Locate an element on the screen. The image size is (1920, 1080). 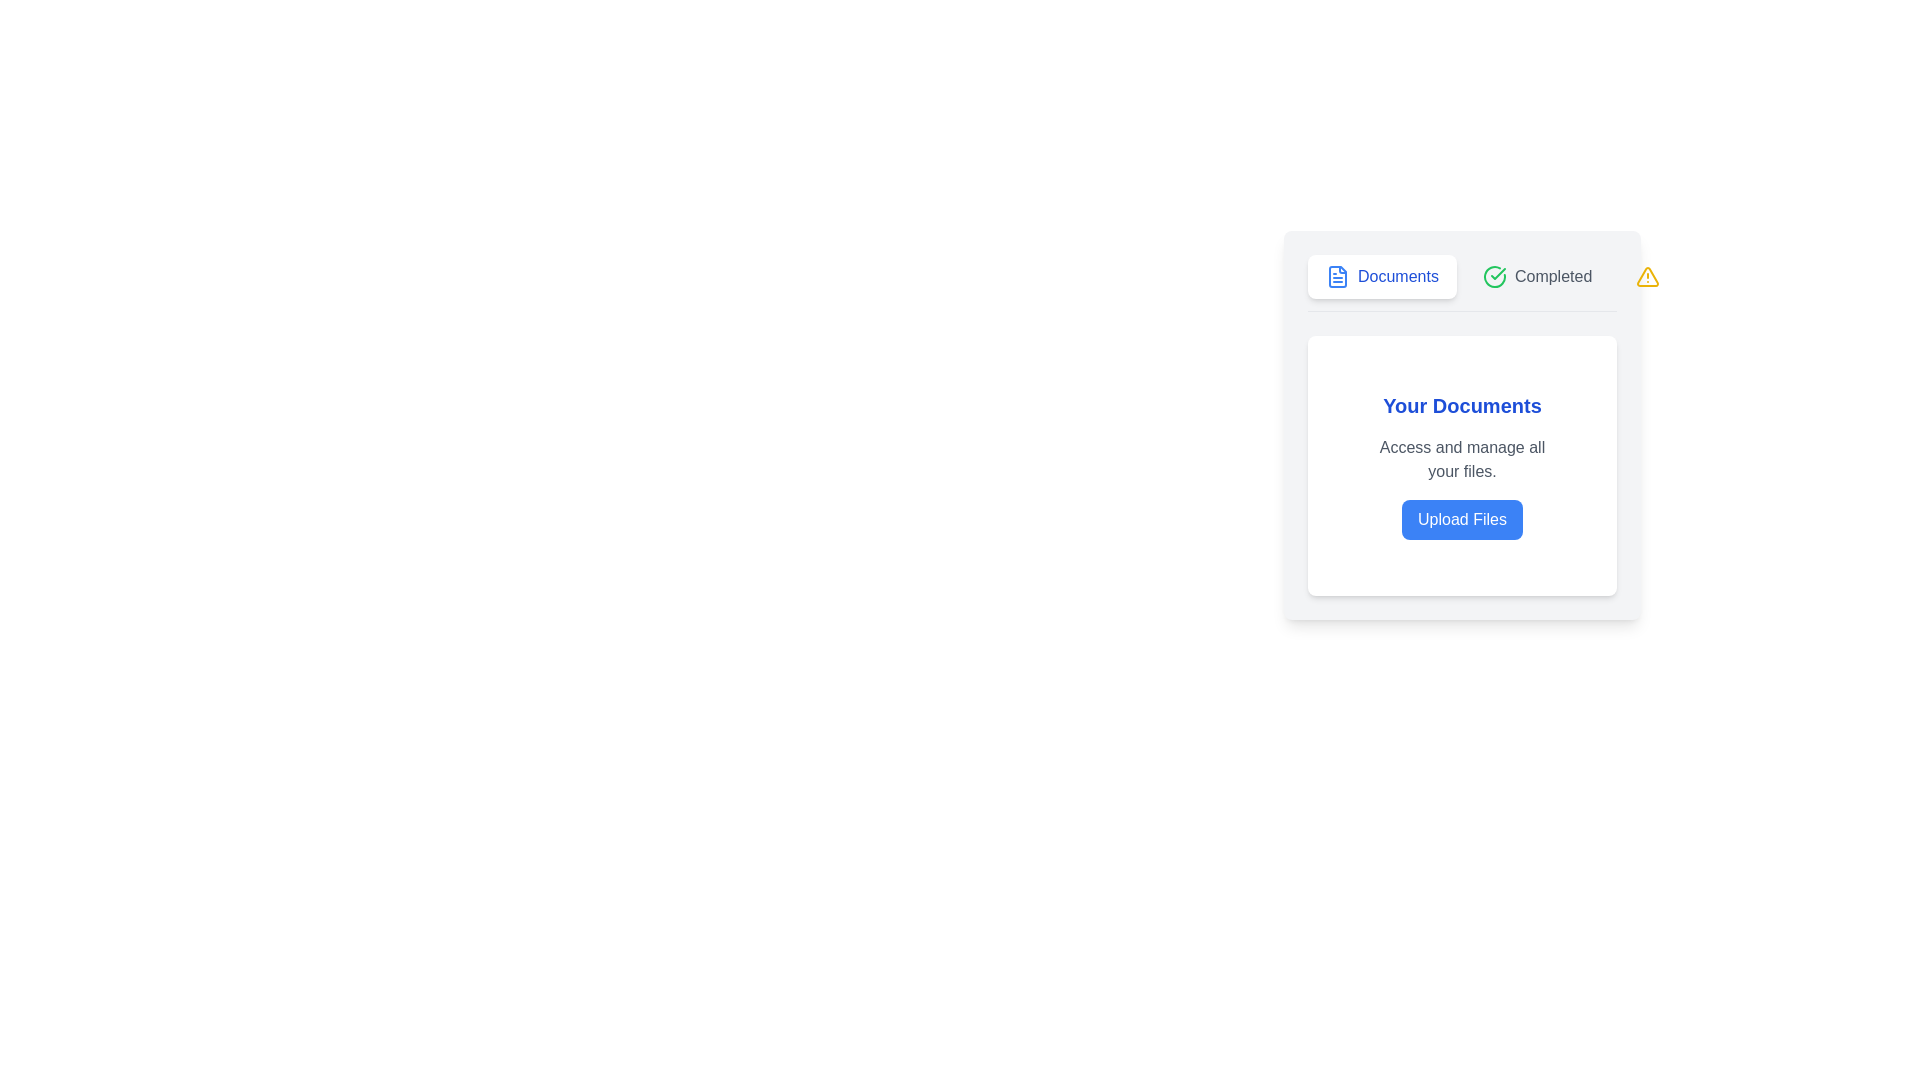
the circular icon with a green border and a checkmark that symbolizes completion, located to the left of the text 'Completed' is located at coordinates (1494, 277).